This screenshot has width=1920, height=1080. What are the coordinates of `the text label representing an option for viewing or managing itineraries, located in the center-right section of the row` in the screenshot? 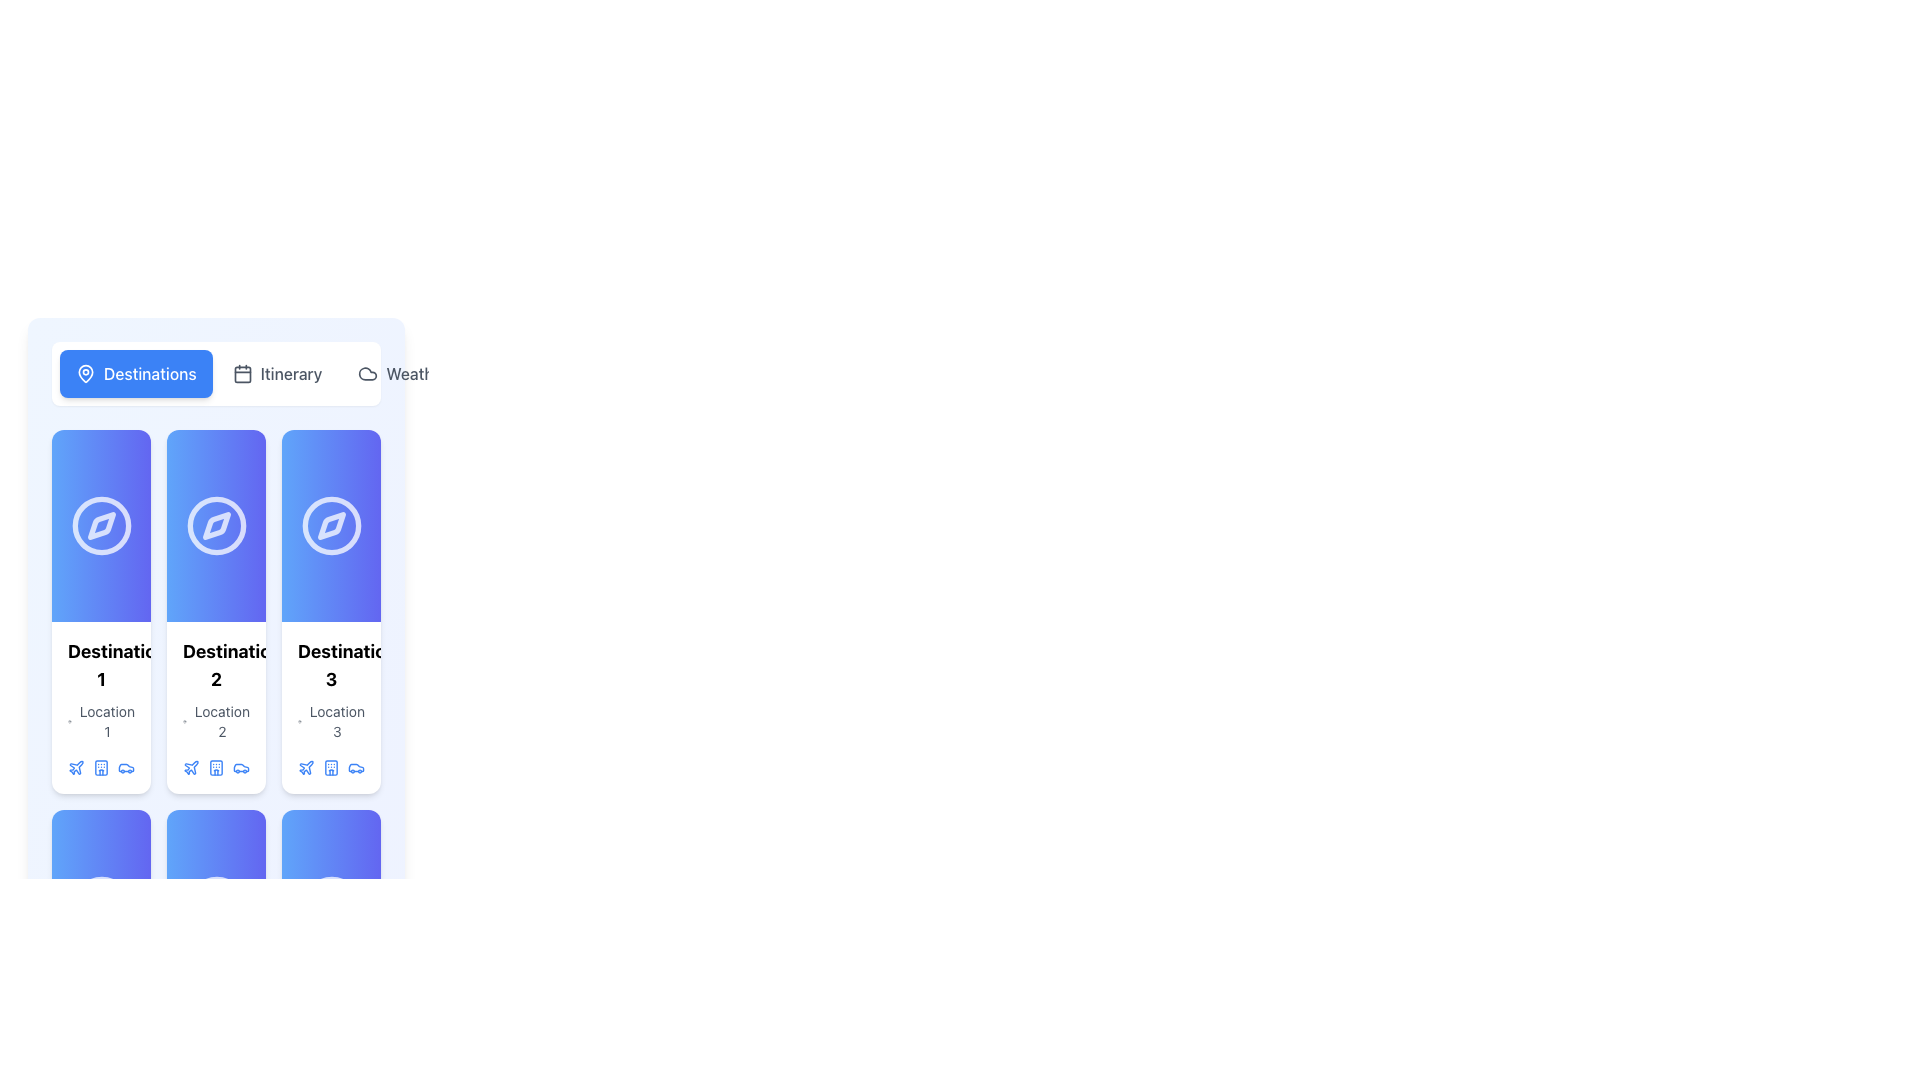 It's located at (290, 374).